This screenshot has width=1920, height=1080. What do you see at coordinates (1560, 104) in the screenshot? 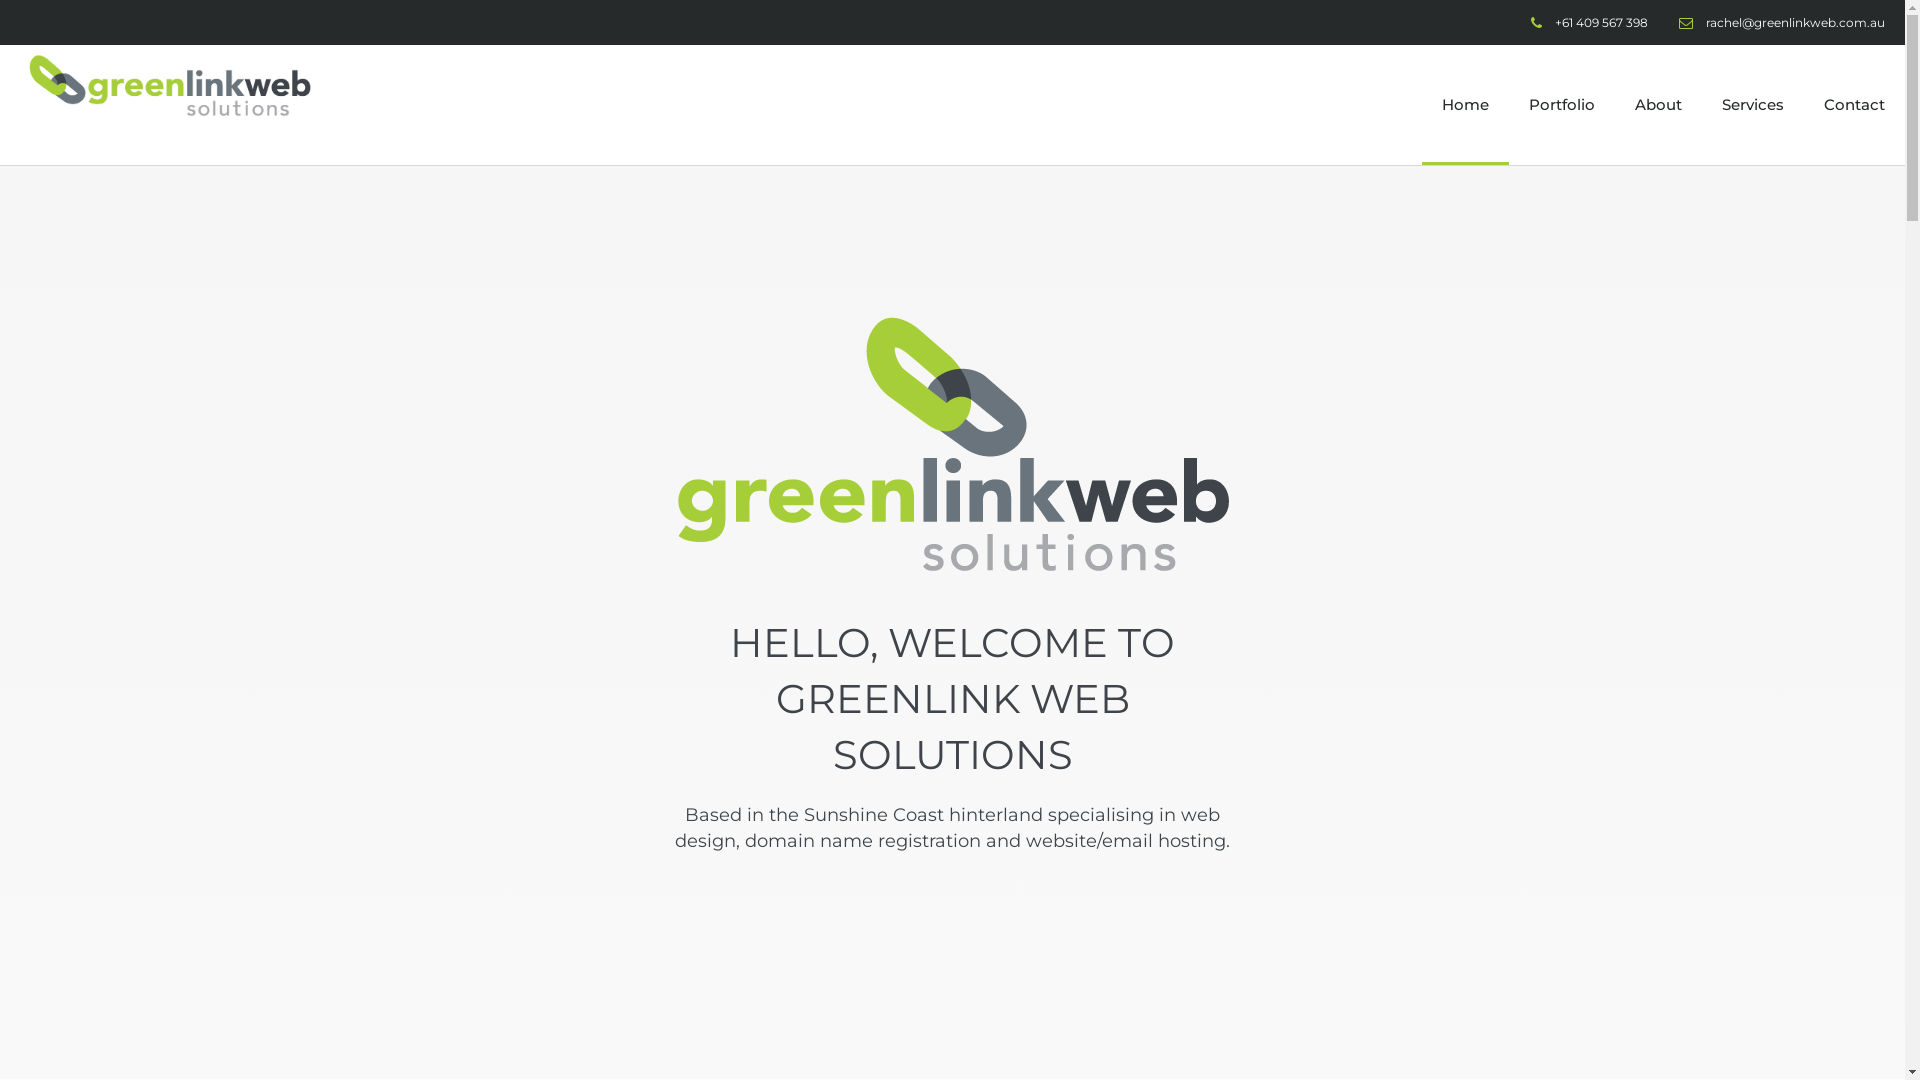
I see `'Portfolio'` at bounding box center [1560, 104].